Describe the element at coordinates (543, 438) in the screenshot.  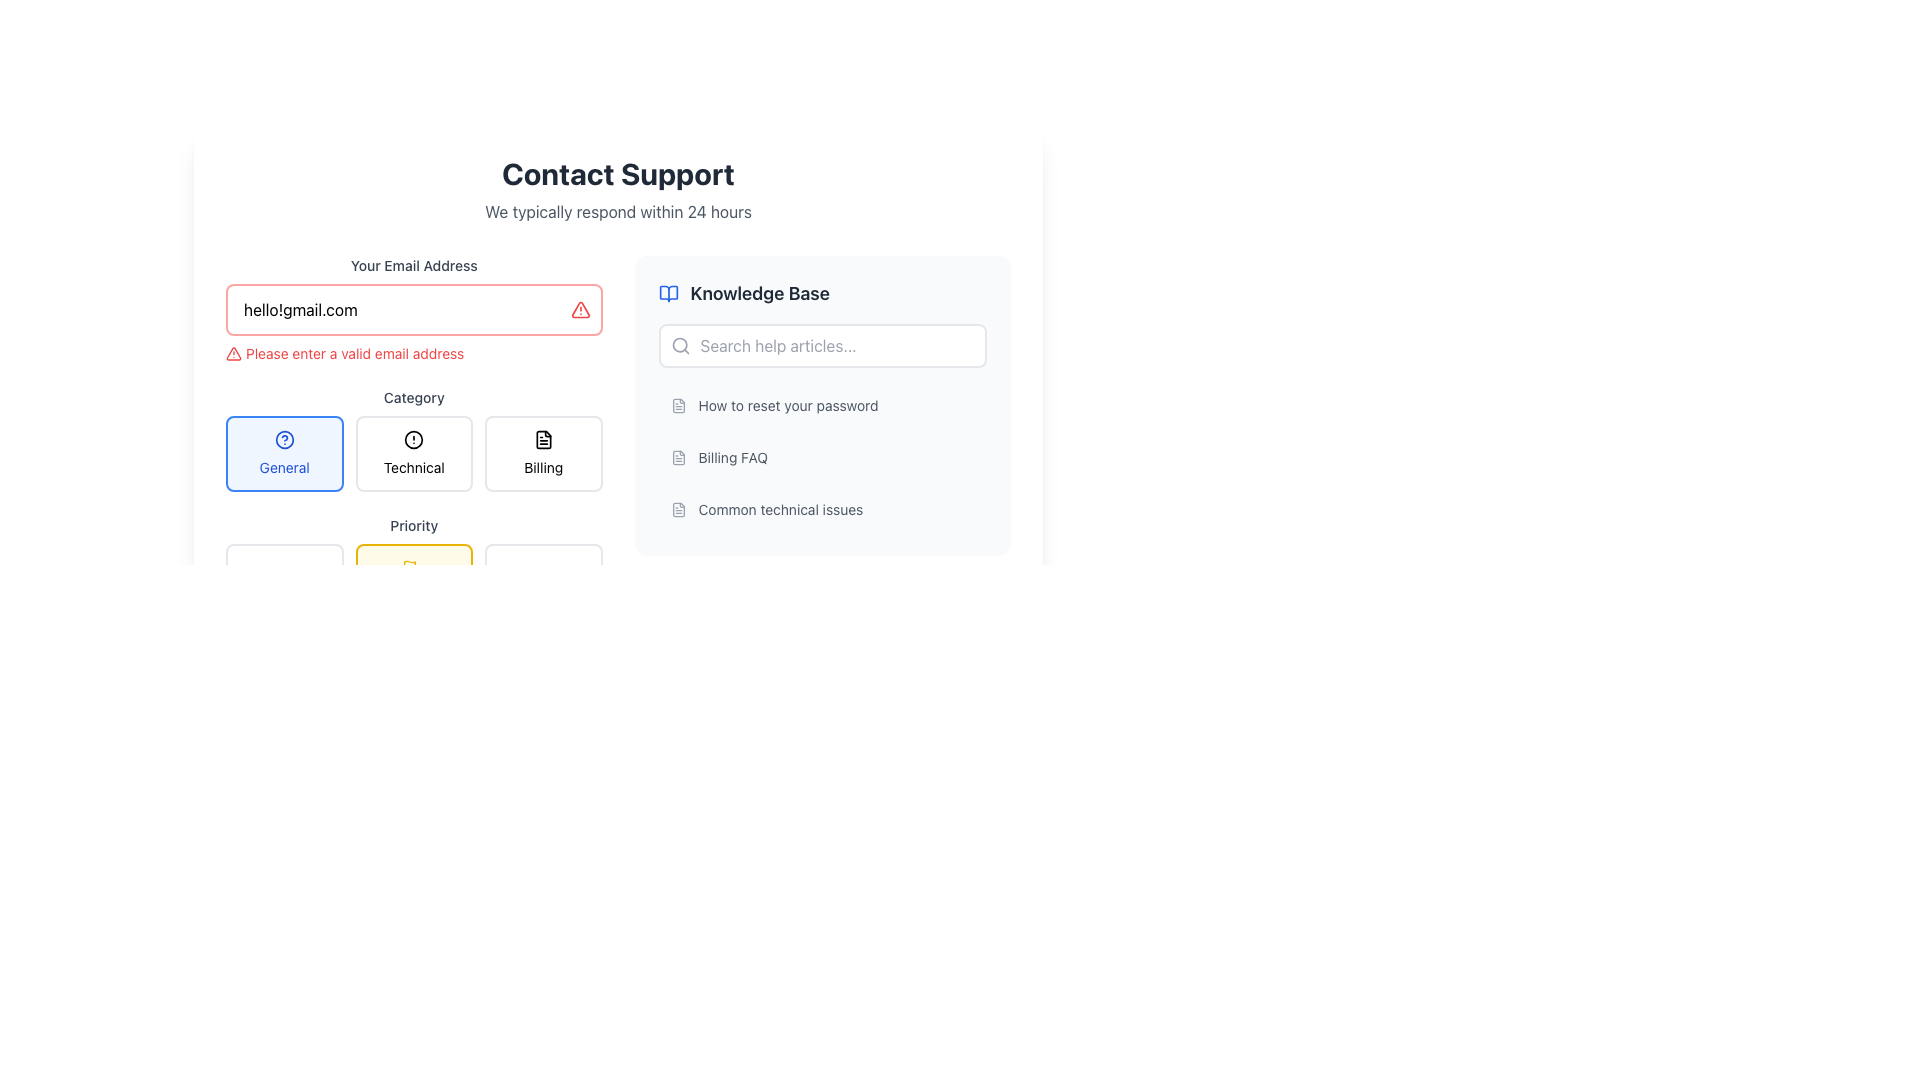
I see `the document file icon with a folded corner located in the top portion of the 'Category' section, slightly to the right of the 'Technical' option` at that location.